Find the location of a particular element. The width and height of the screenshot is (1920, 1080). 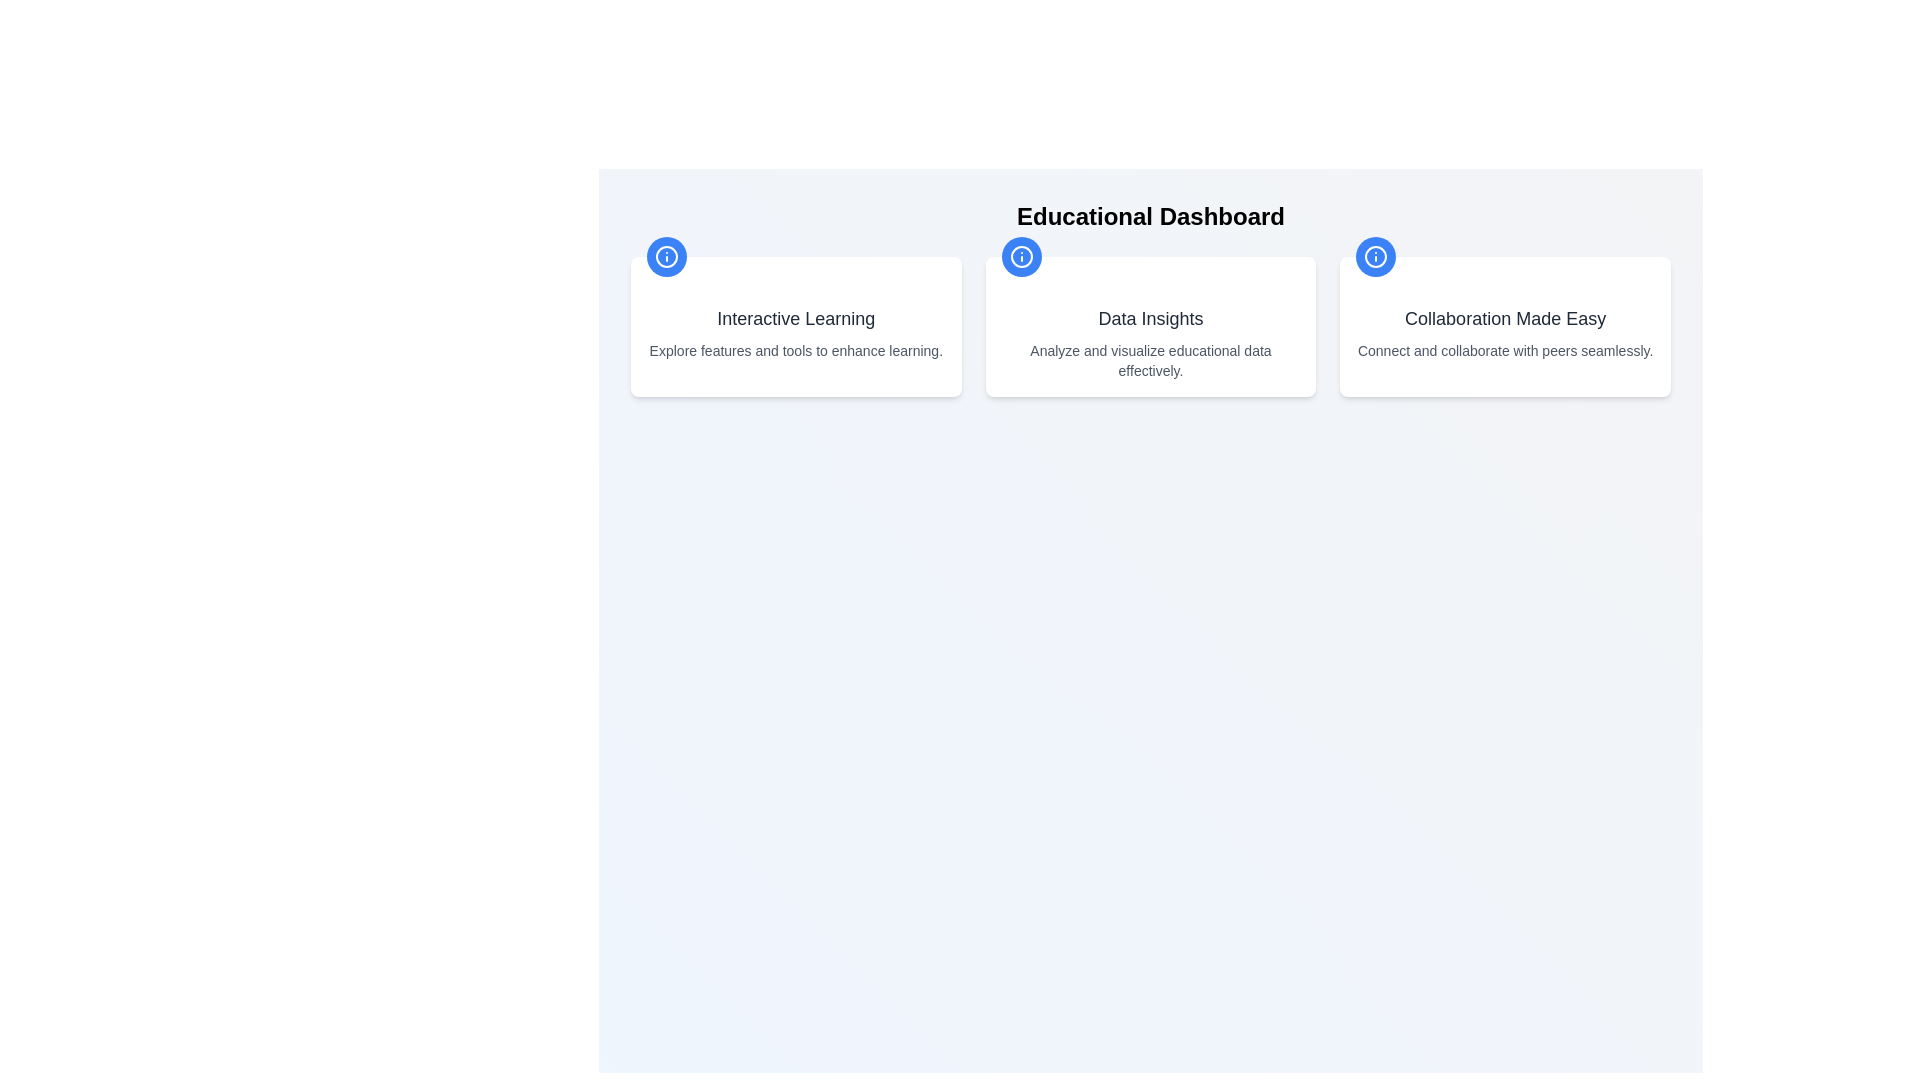

the descriptive text element located within the 'Data Insights' card, which provides information about the section's content and purpose is located at coordinates (1151, 361).